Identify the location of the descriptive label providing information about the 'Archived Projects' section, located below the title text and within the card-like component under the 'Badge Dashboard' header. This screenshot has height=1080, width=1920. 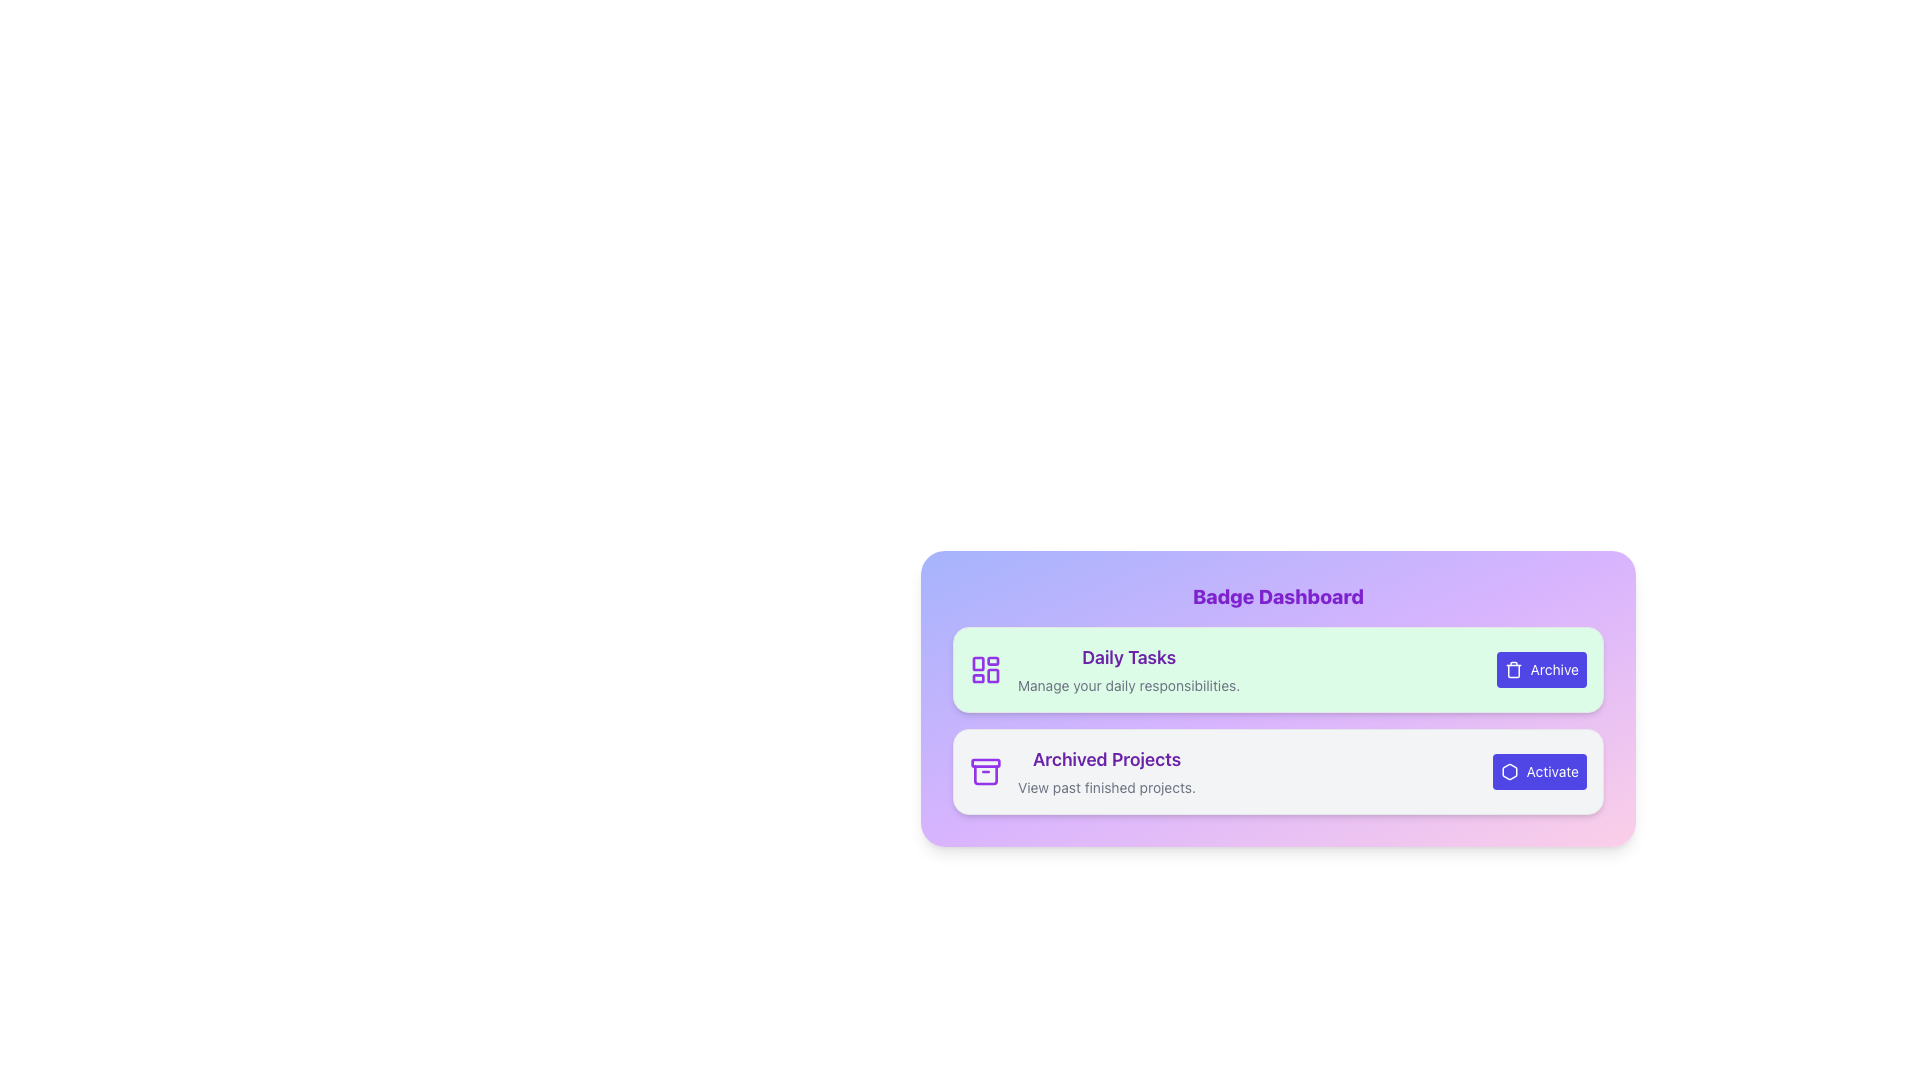
(1106, 786).